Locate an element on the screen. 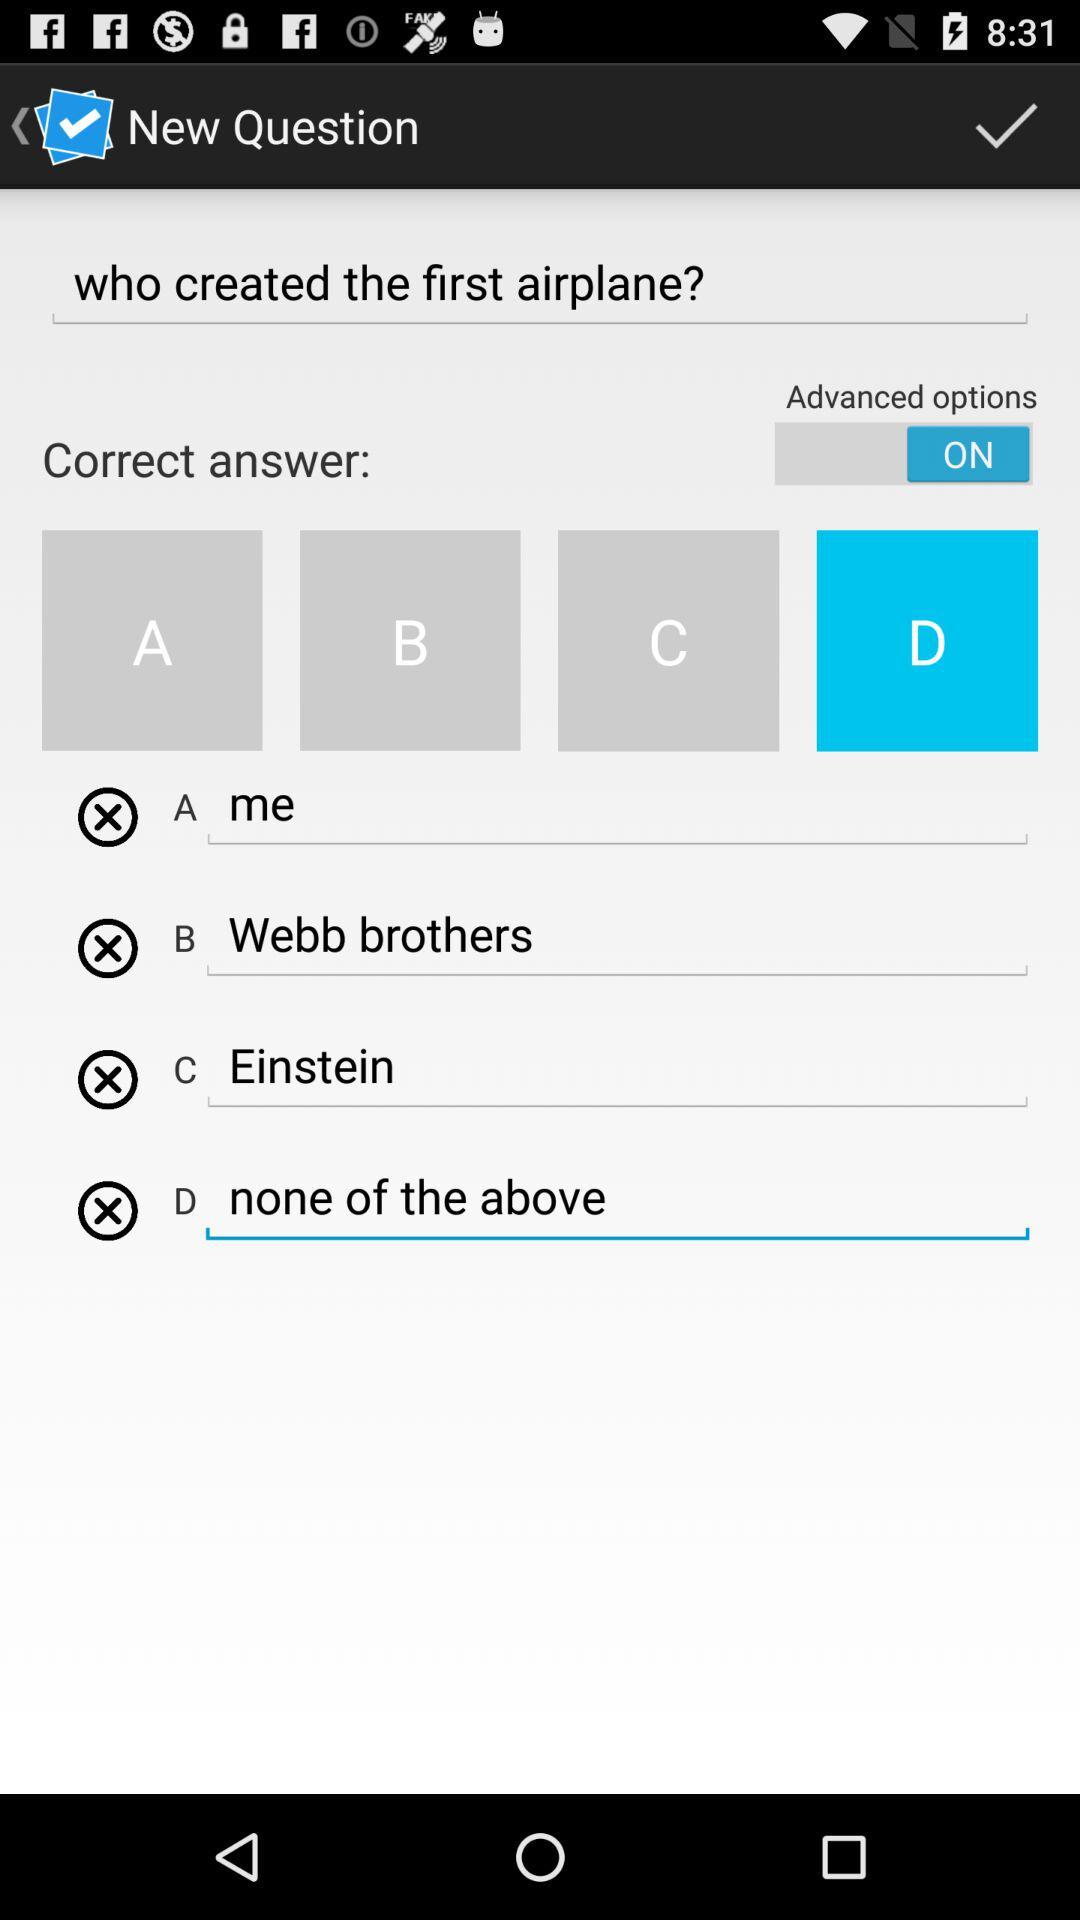 The image size is (1080, 1920). answer option is located at coordinates (107, 817).